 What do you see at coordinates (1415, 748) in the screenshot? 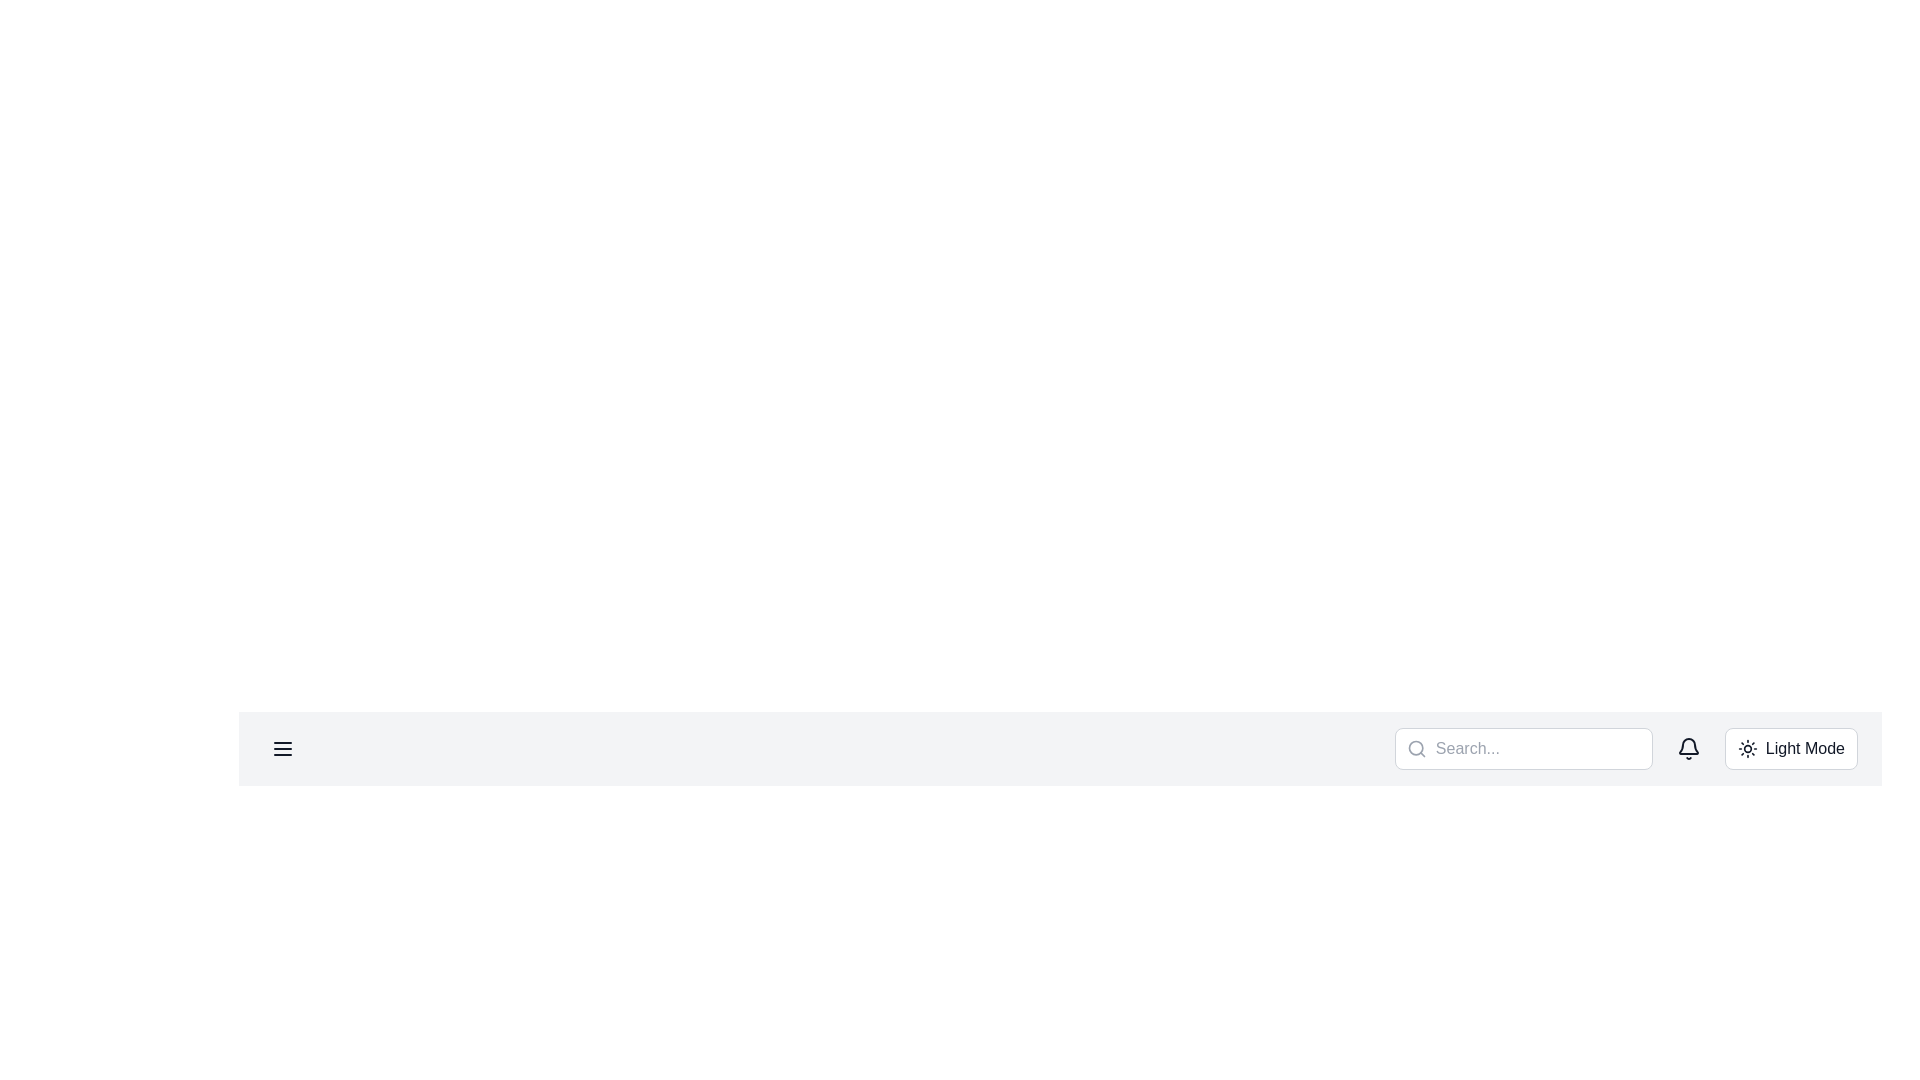
I see `the thin-lined light gray magnifying glass icon located on the left side of the search input field` at bounding box center [1415, 748].